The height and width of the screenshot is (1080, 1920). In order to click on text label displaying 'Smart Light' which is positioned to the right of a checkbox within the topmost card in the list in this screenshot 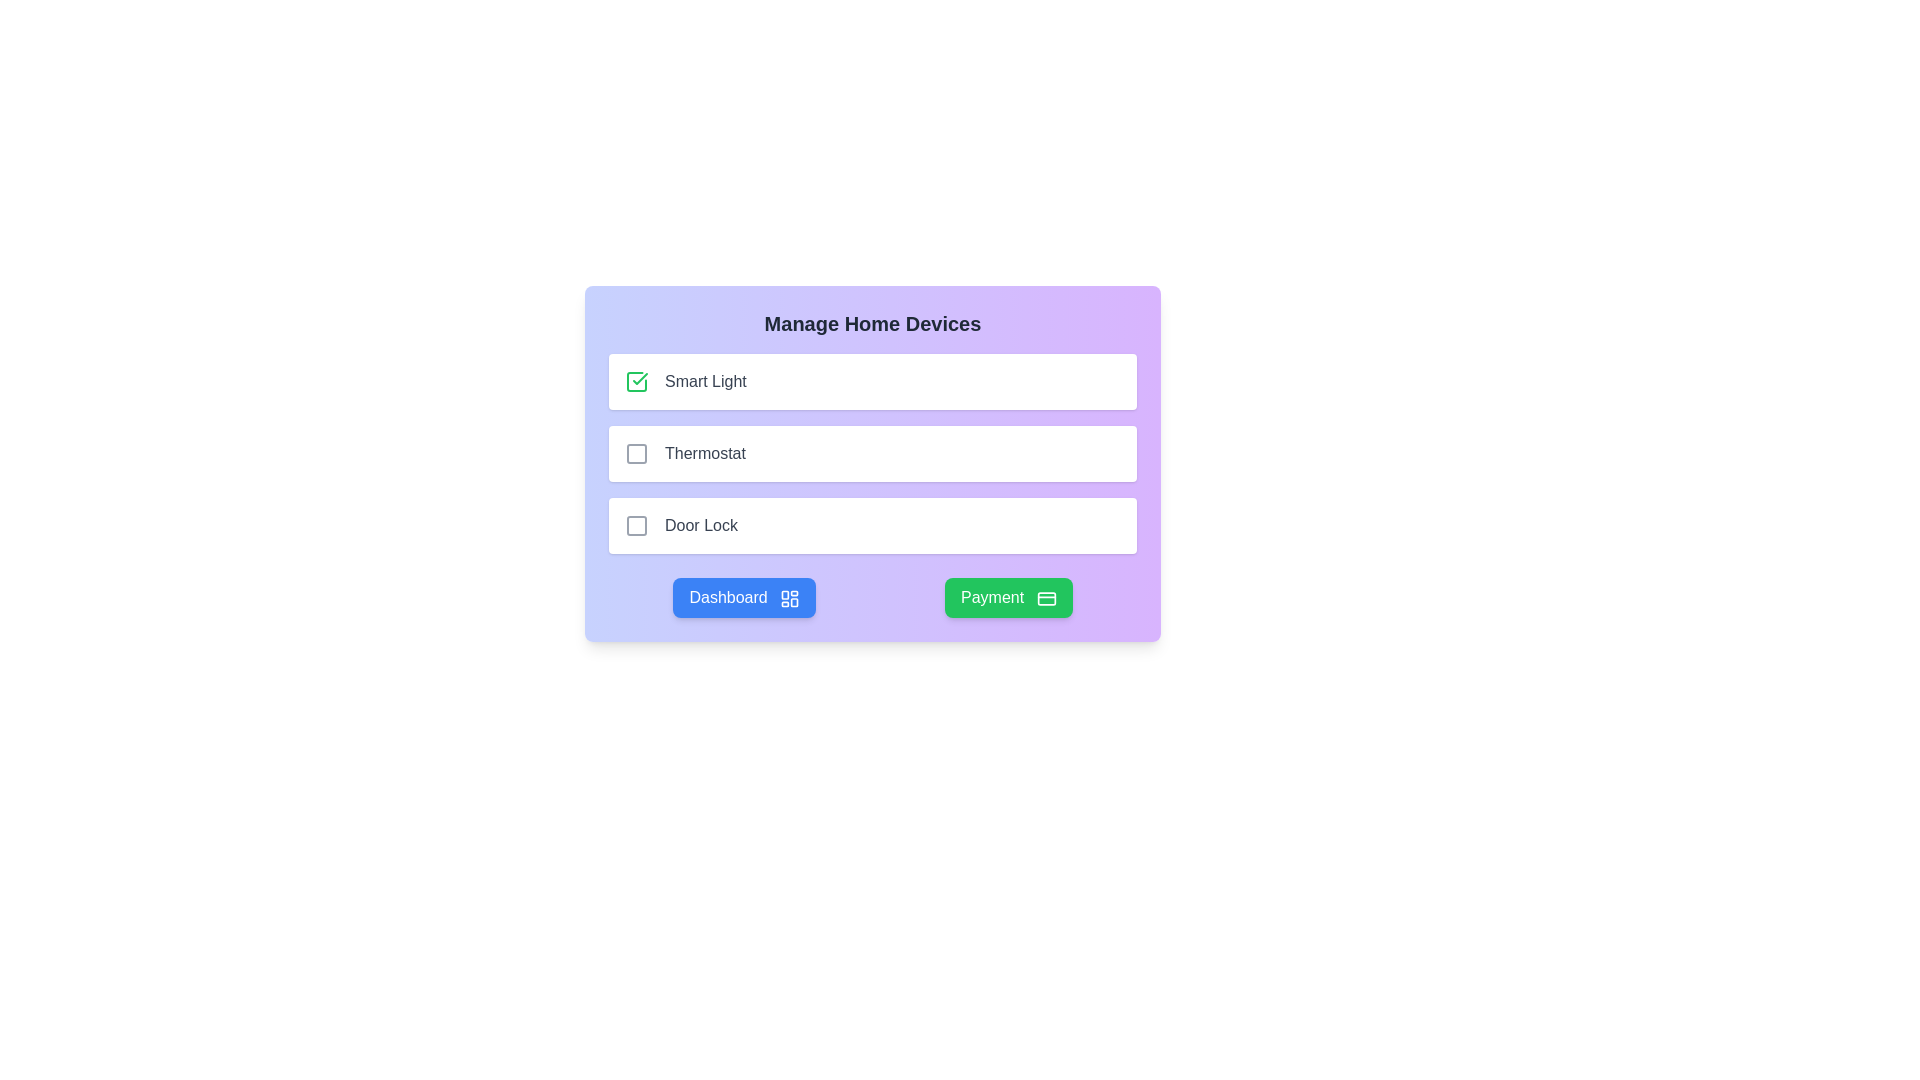, I will do `click(705, 381)`.